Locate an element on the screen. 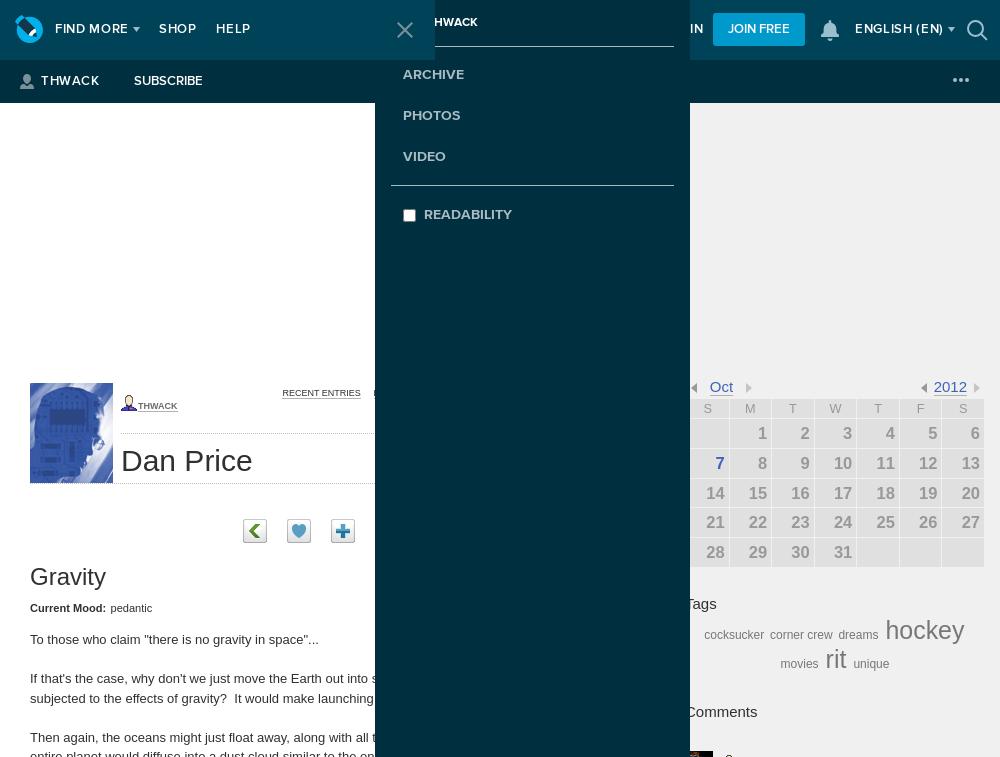 This screenshot has height=757, width=1000. 'Readability' is located at coordinates (467, 213).